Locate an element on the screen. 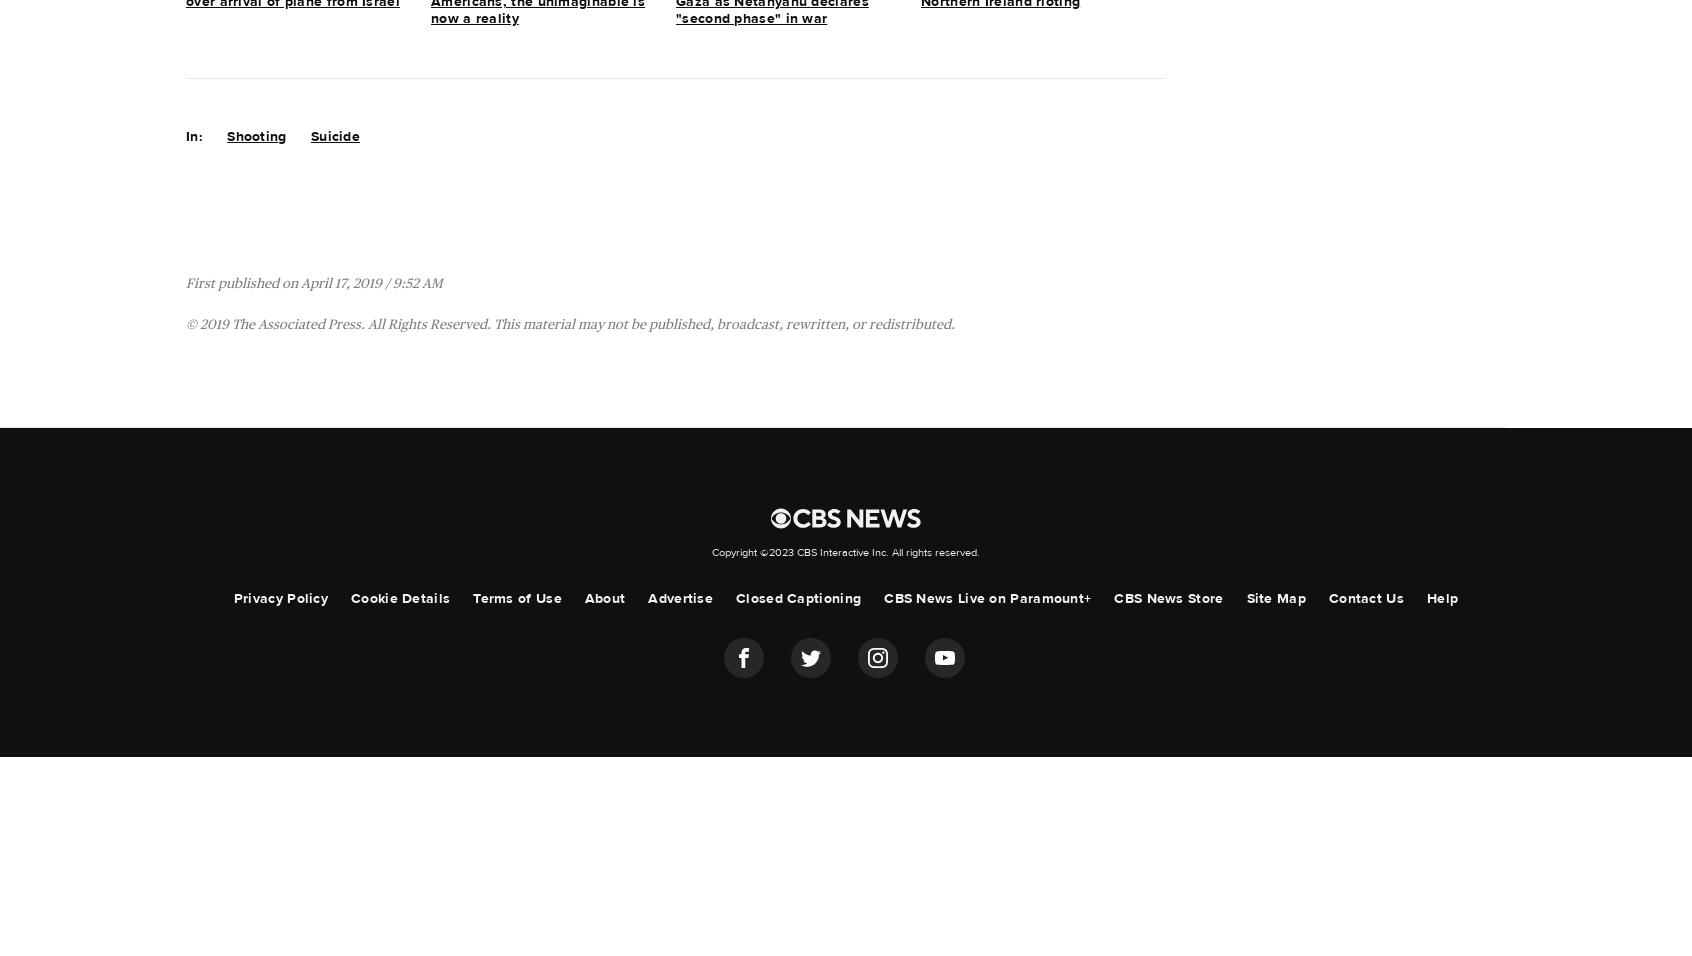  'Advertise' is located at coordinates (680, 599).